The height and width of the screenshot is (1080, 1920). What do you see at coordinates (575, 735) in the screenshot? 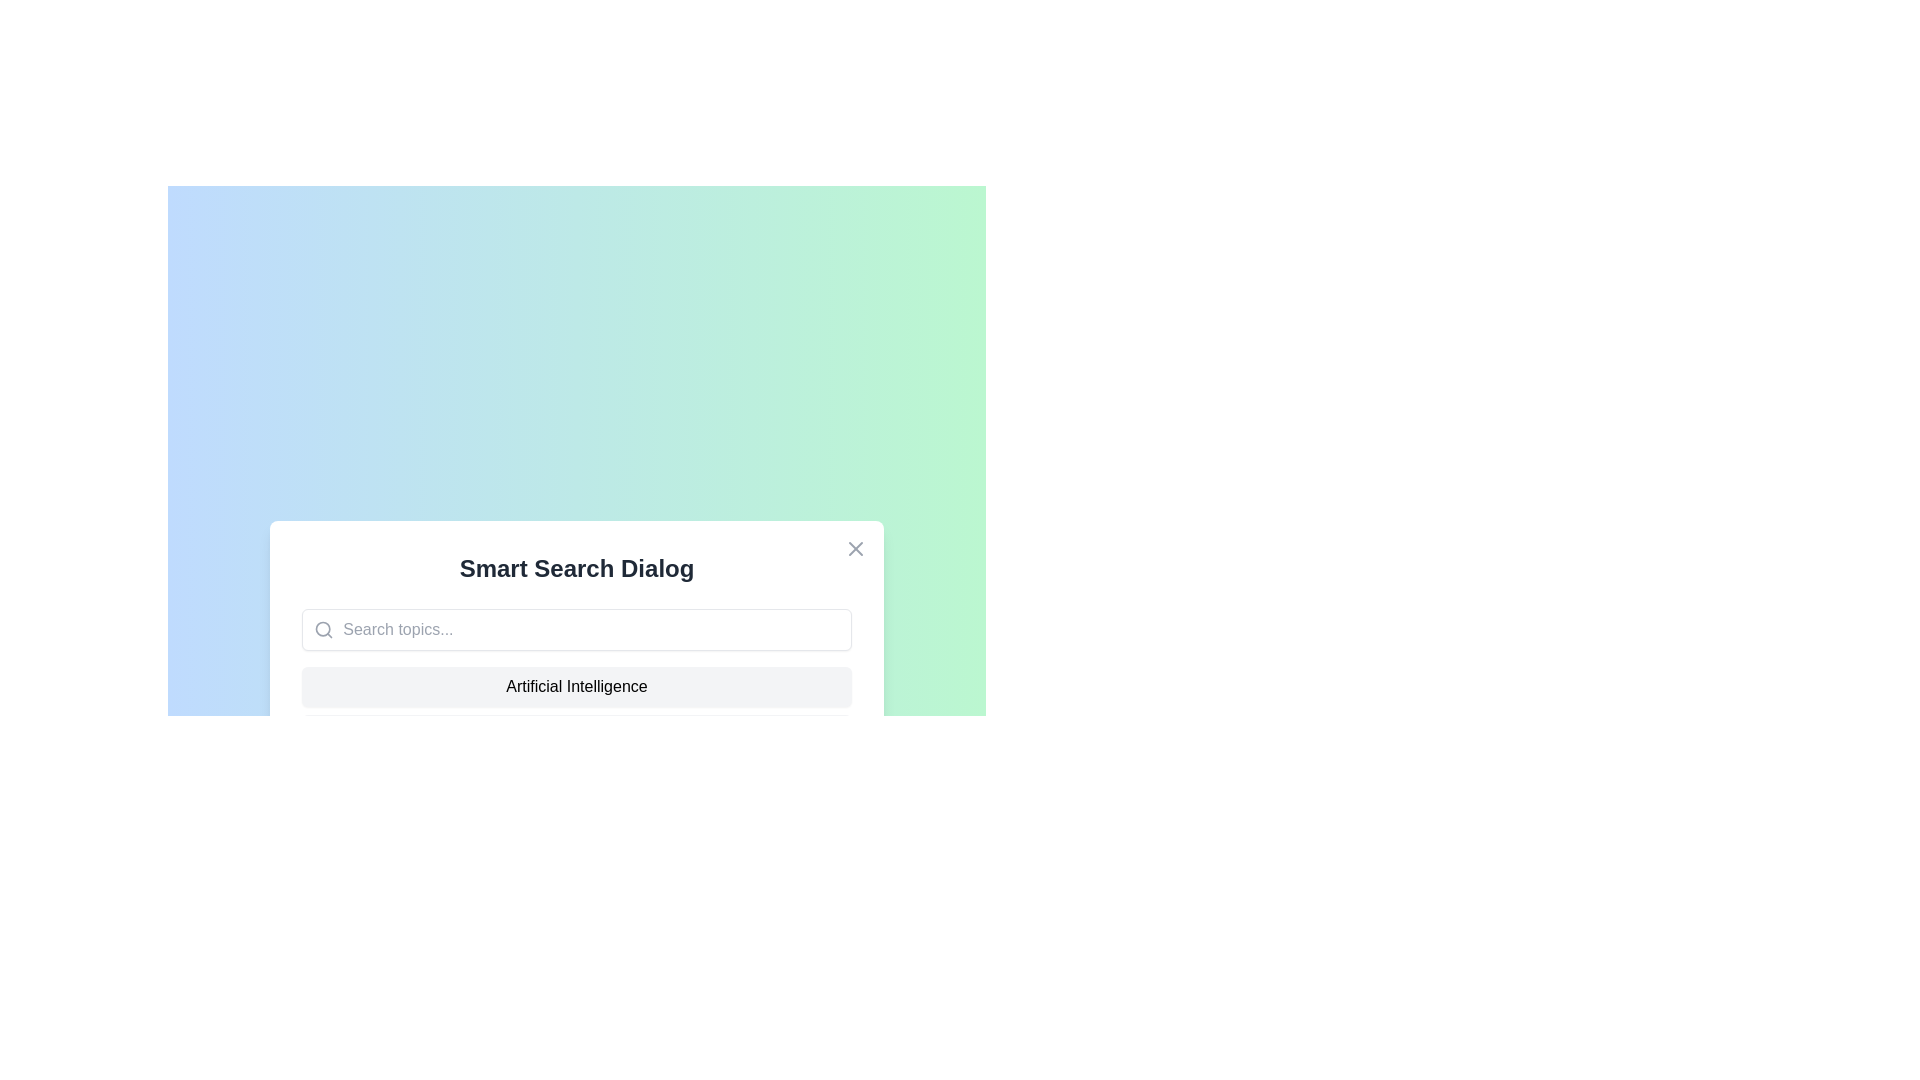
I see `the suggestion Cloud Computing to highlight it` at bounding box center [575, 735].